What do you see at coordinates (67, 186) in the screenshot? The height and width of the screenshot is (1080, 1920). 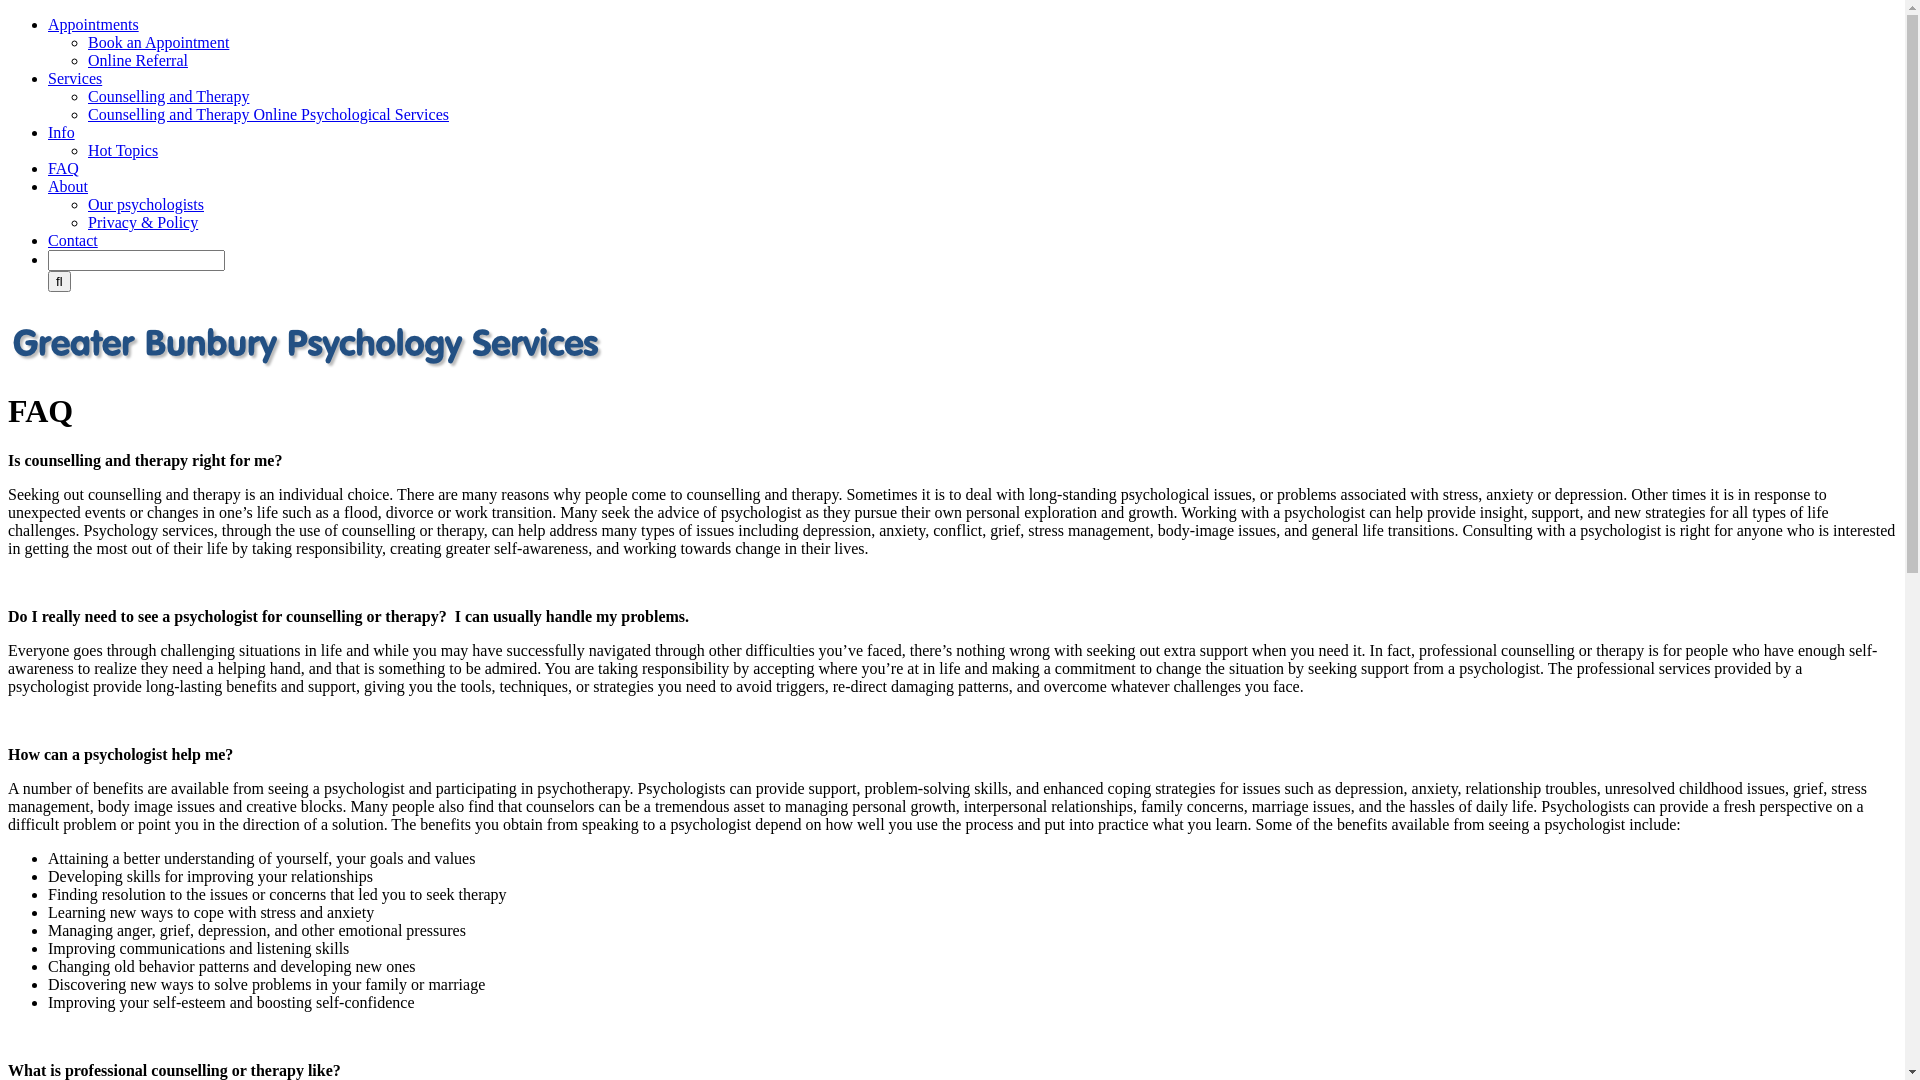 I see `'About'` at bounding box center [67, 186].